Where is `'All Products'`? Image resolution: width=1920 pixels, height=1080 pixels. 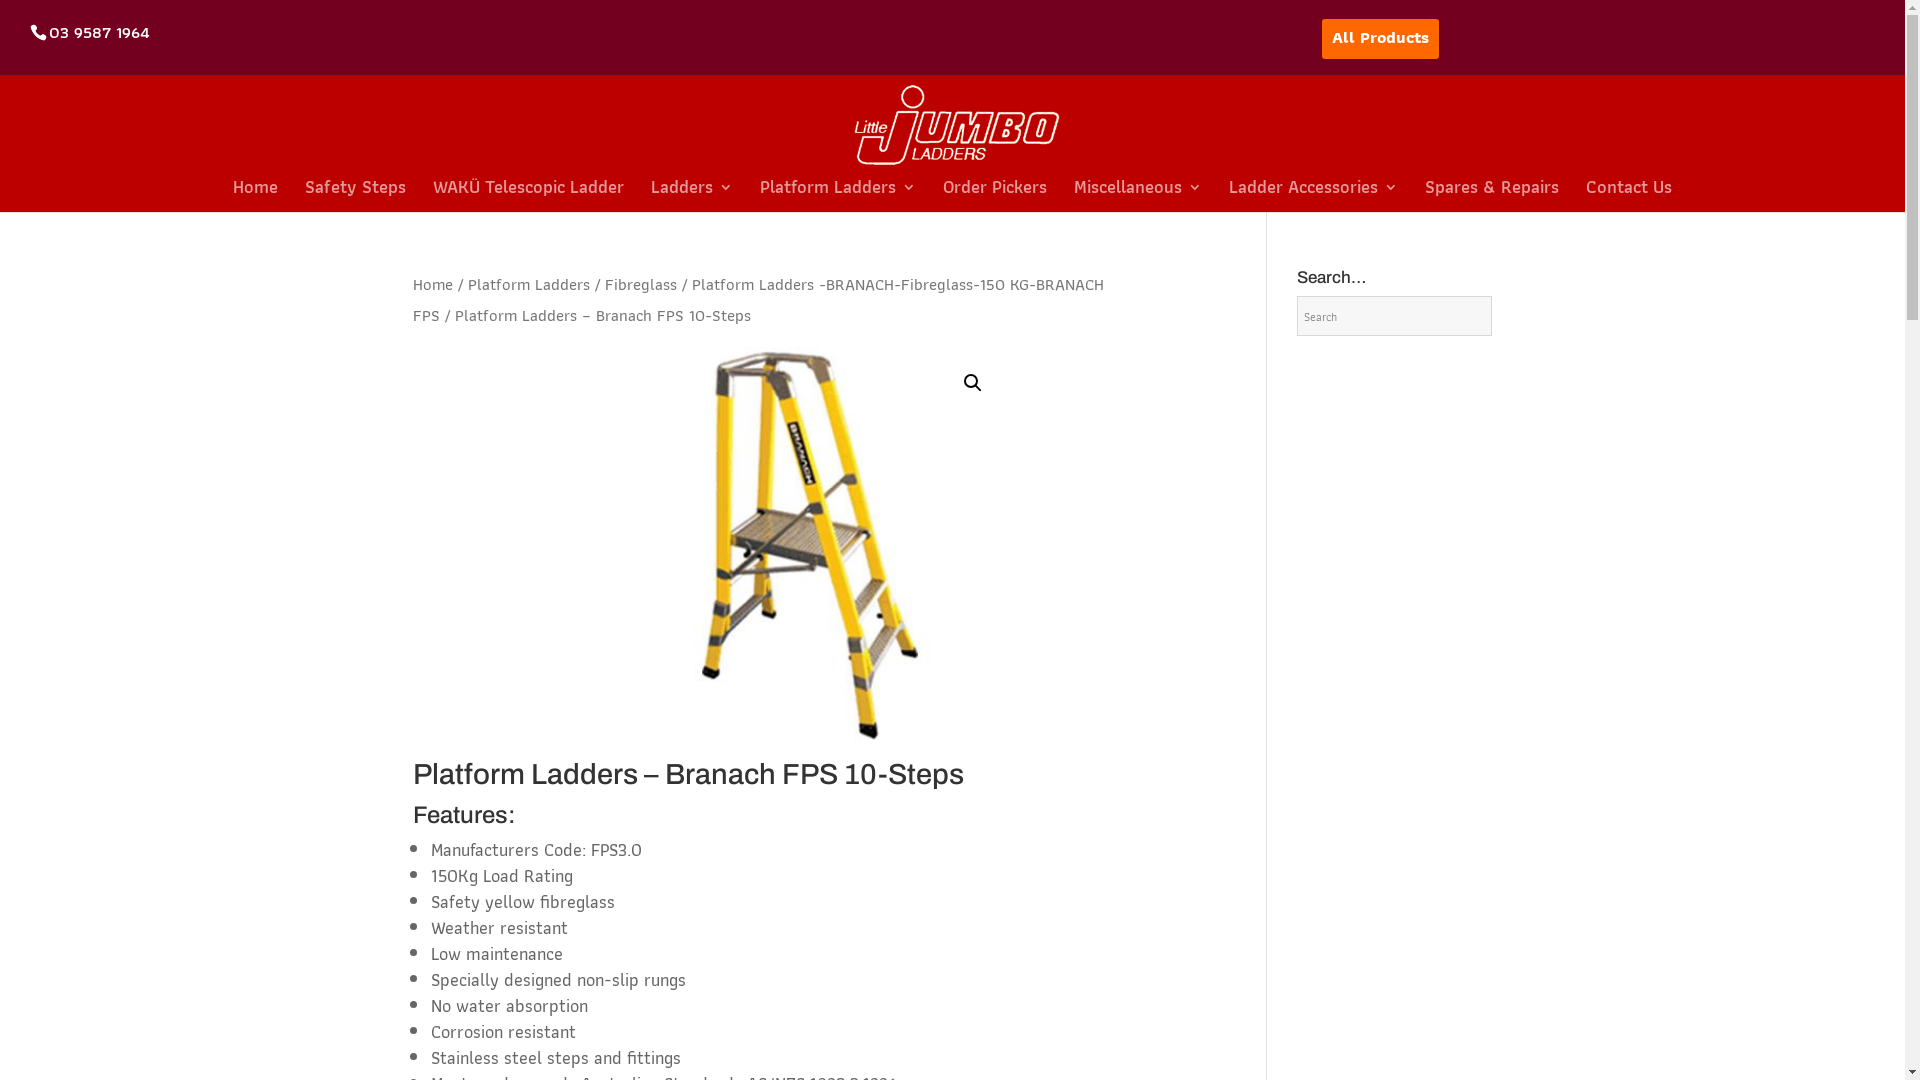 'All Products' is located at coordinates (1321, 38).